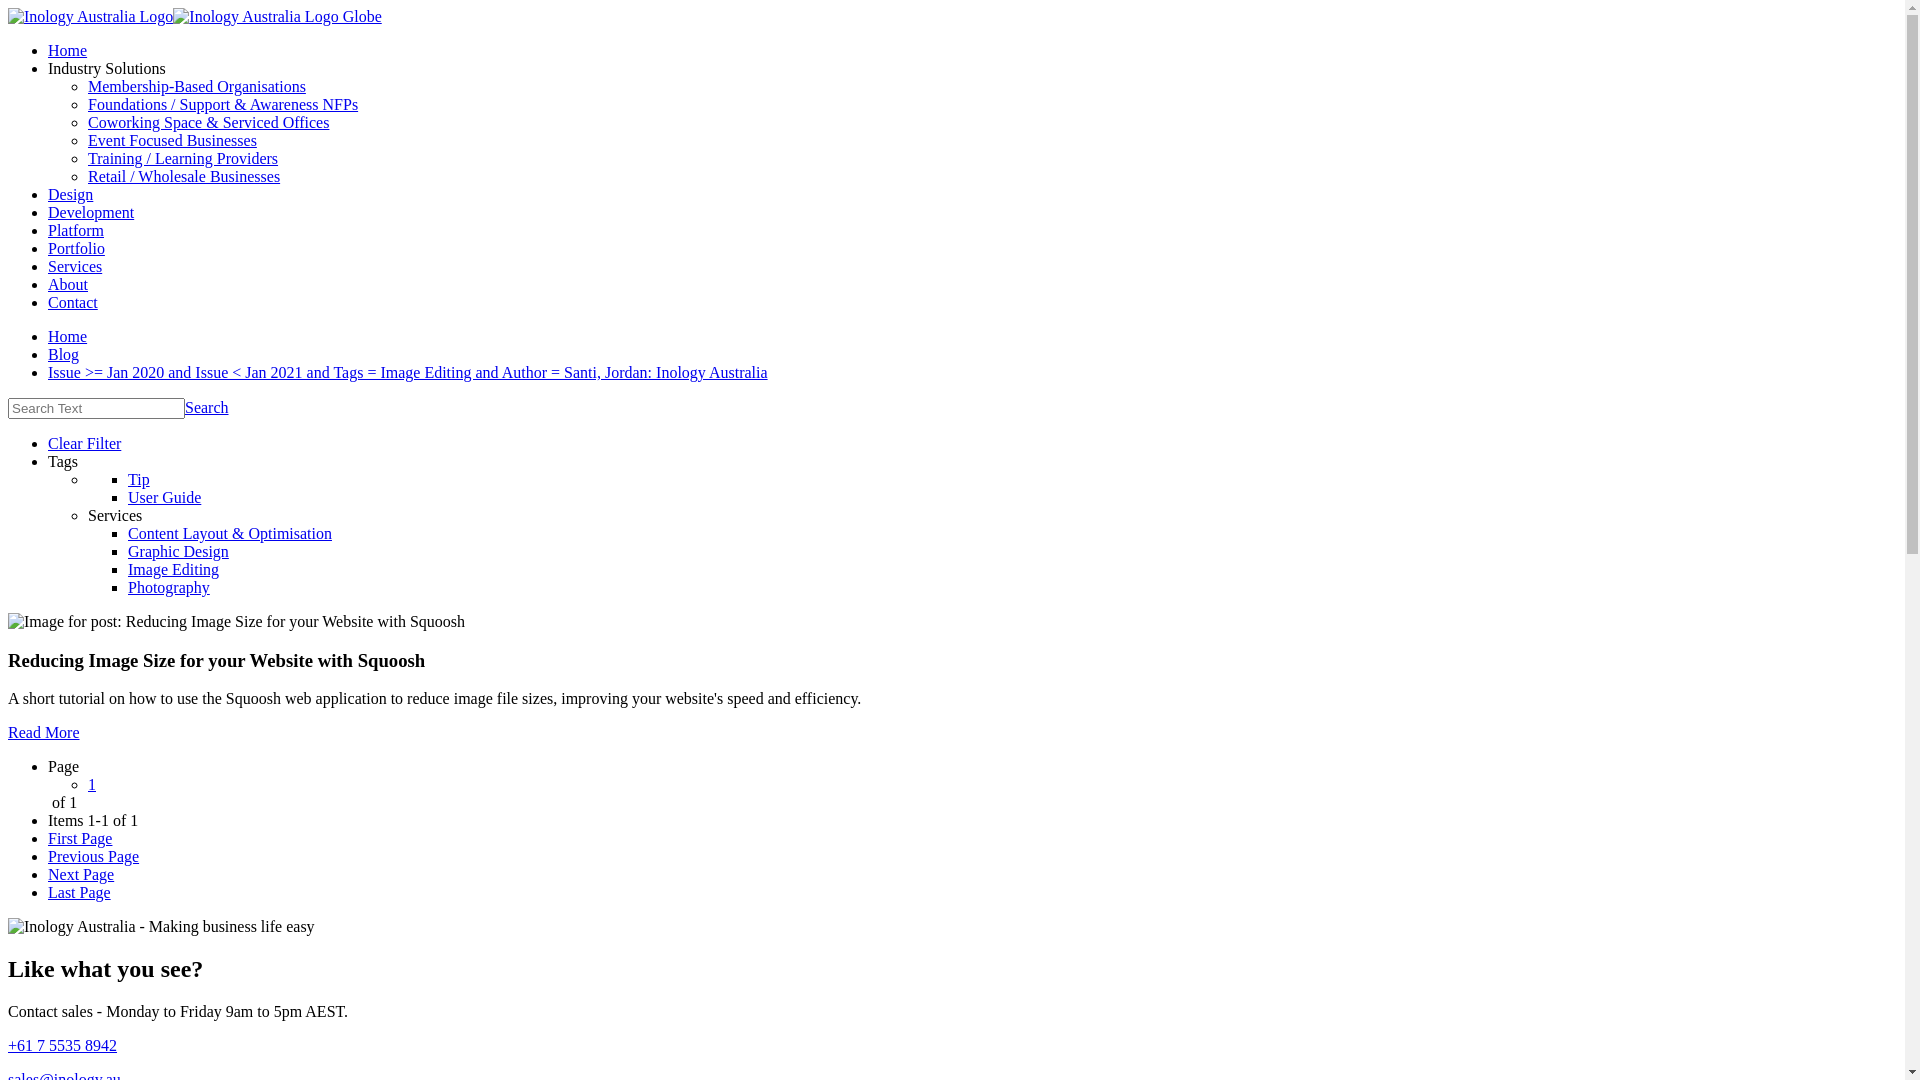  I want to click on 'First Page', so click(80, 838).